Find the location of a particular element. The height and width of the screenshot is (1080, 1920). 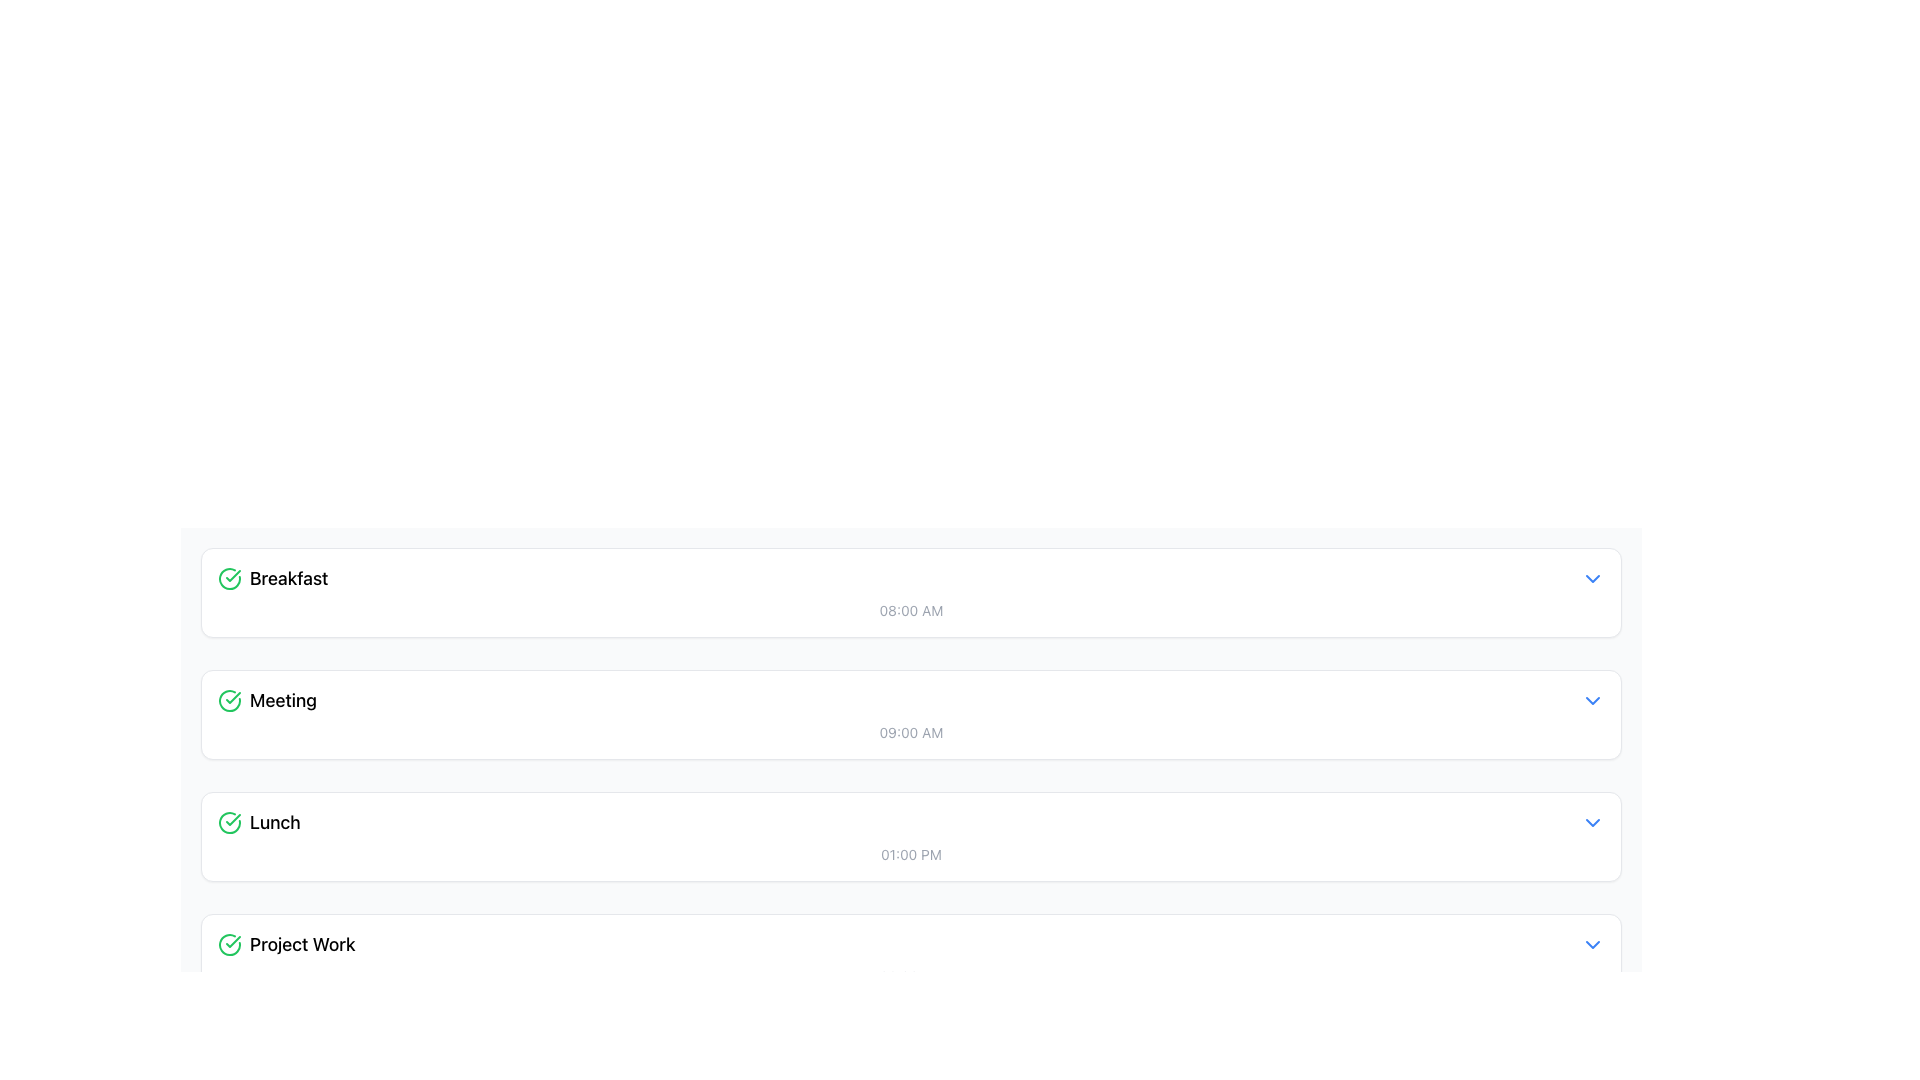

the Dropdown expand/collapse indicator (chevron icon) located at the top-right corner of the 'Meeting' section is located at coordinates (1592, 700).